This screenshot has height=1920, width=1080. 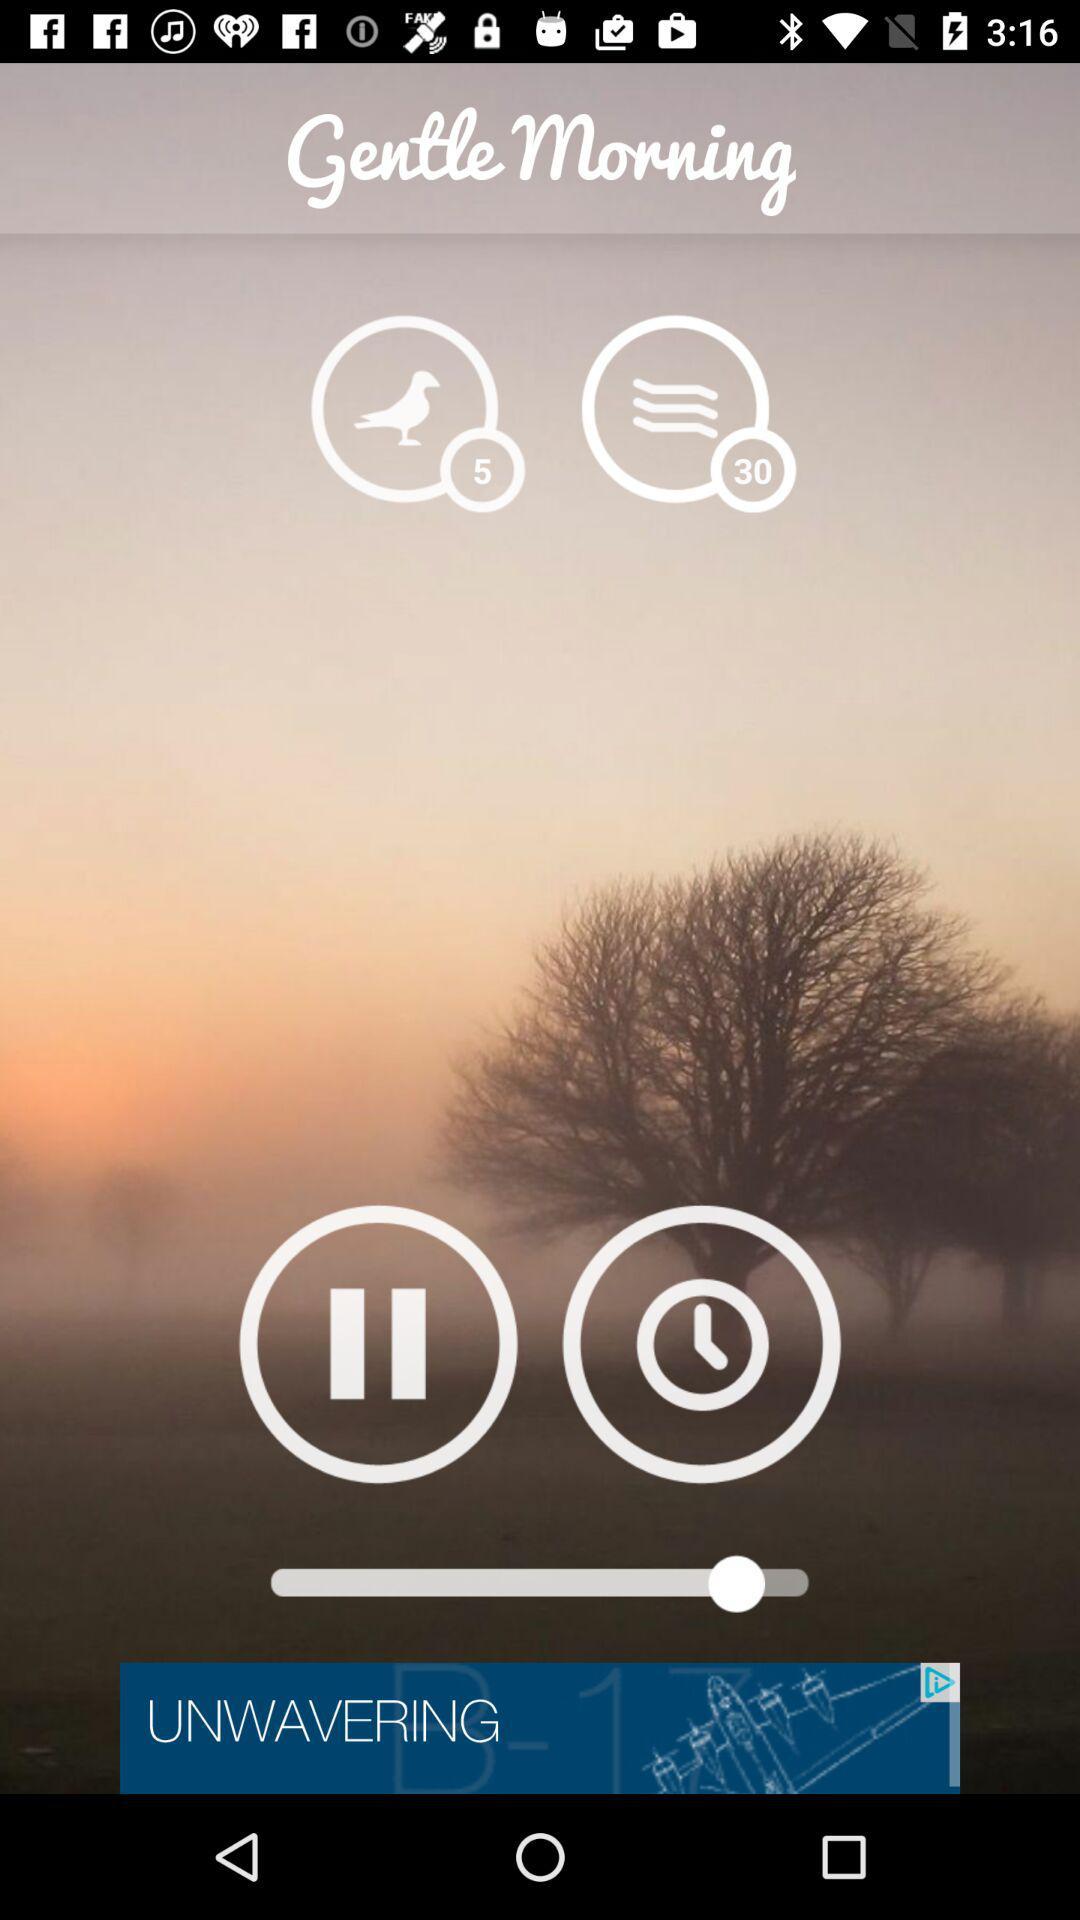 What do you see at coordinates (378, 1343) in the screenshot?
I see `pause music` at bounding box center [378, 1343].